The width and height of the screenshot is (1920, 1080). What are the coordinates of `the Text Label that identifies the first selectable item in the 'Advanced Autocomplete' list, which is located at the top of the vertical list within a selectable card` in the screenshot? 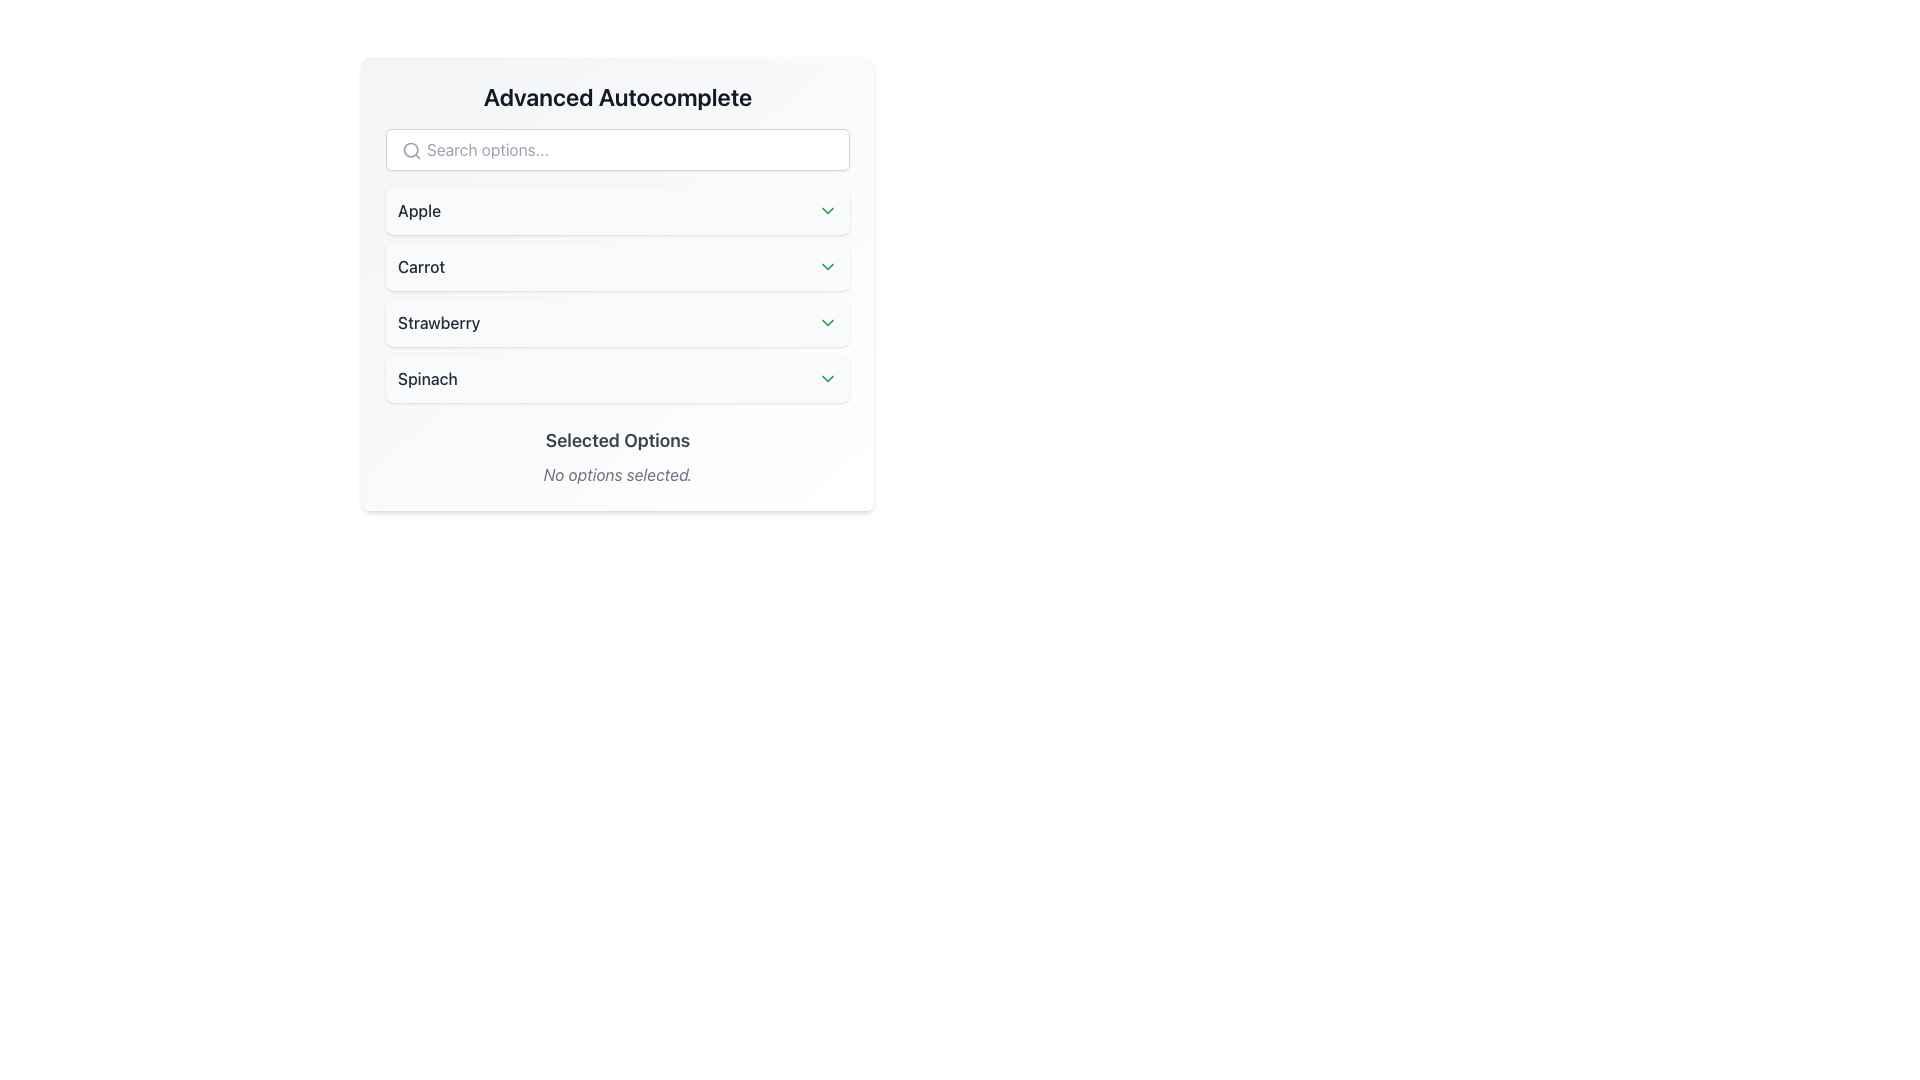 It's located at (418, 211).